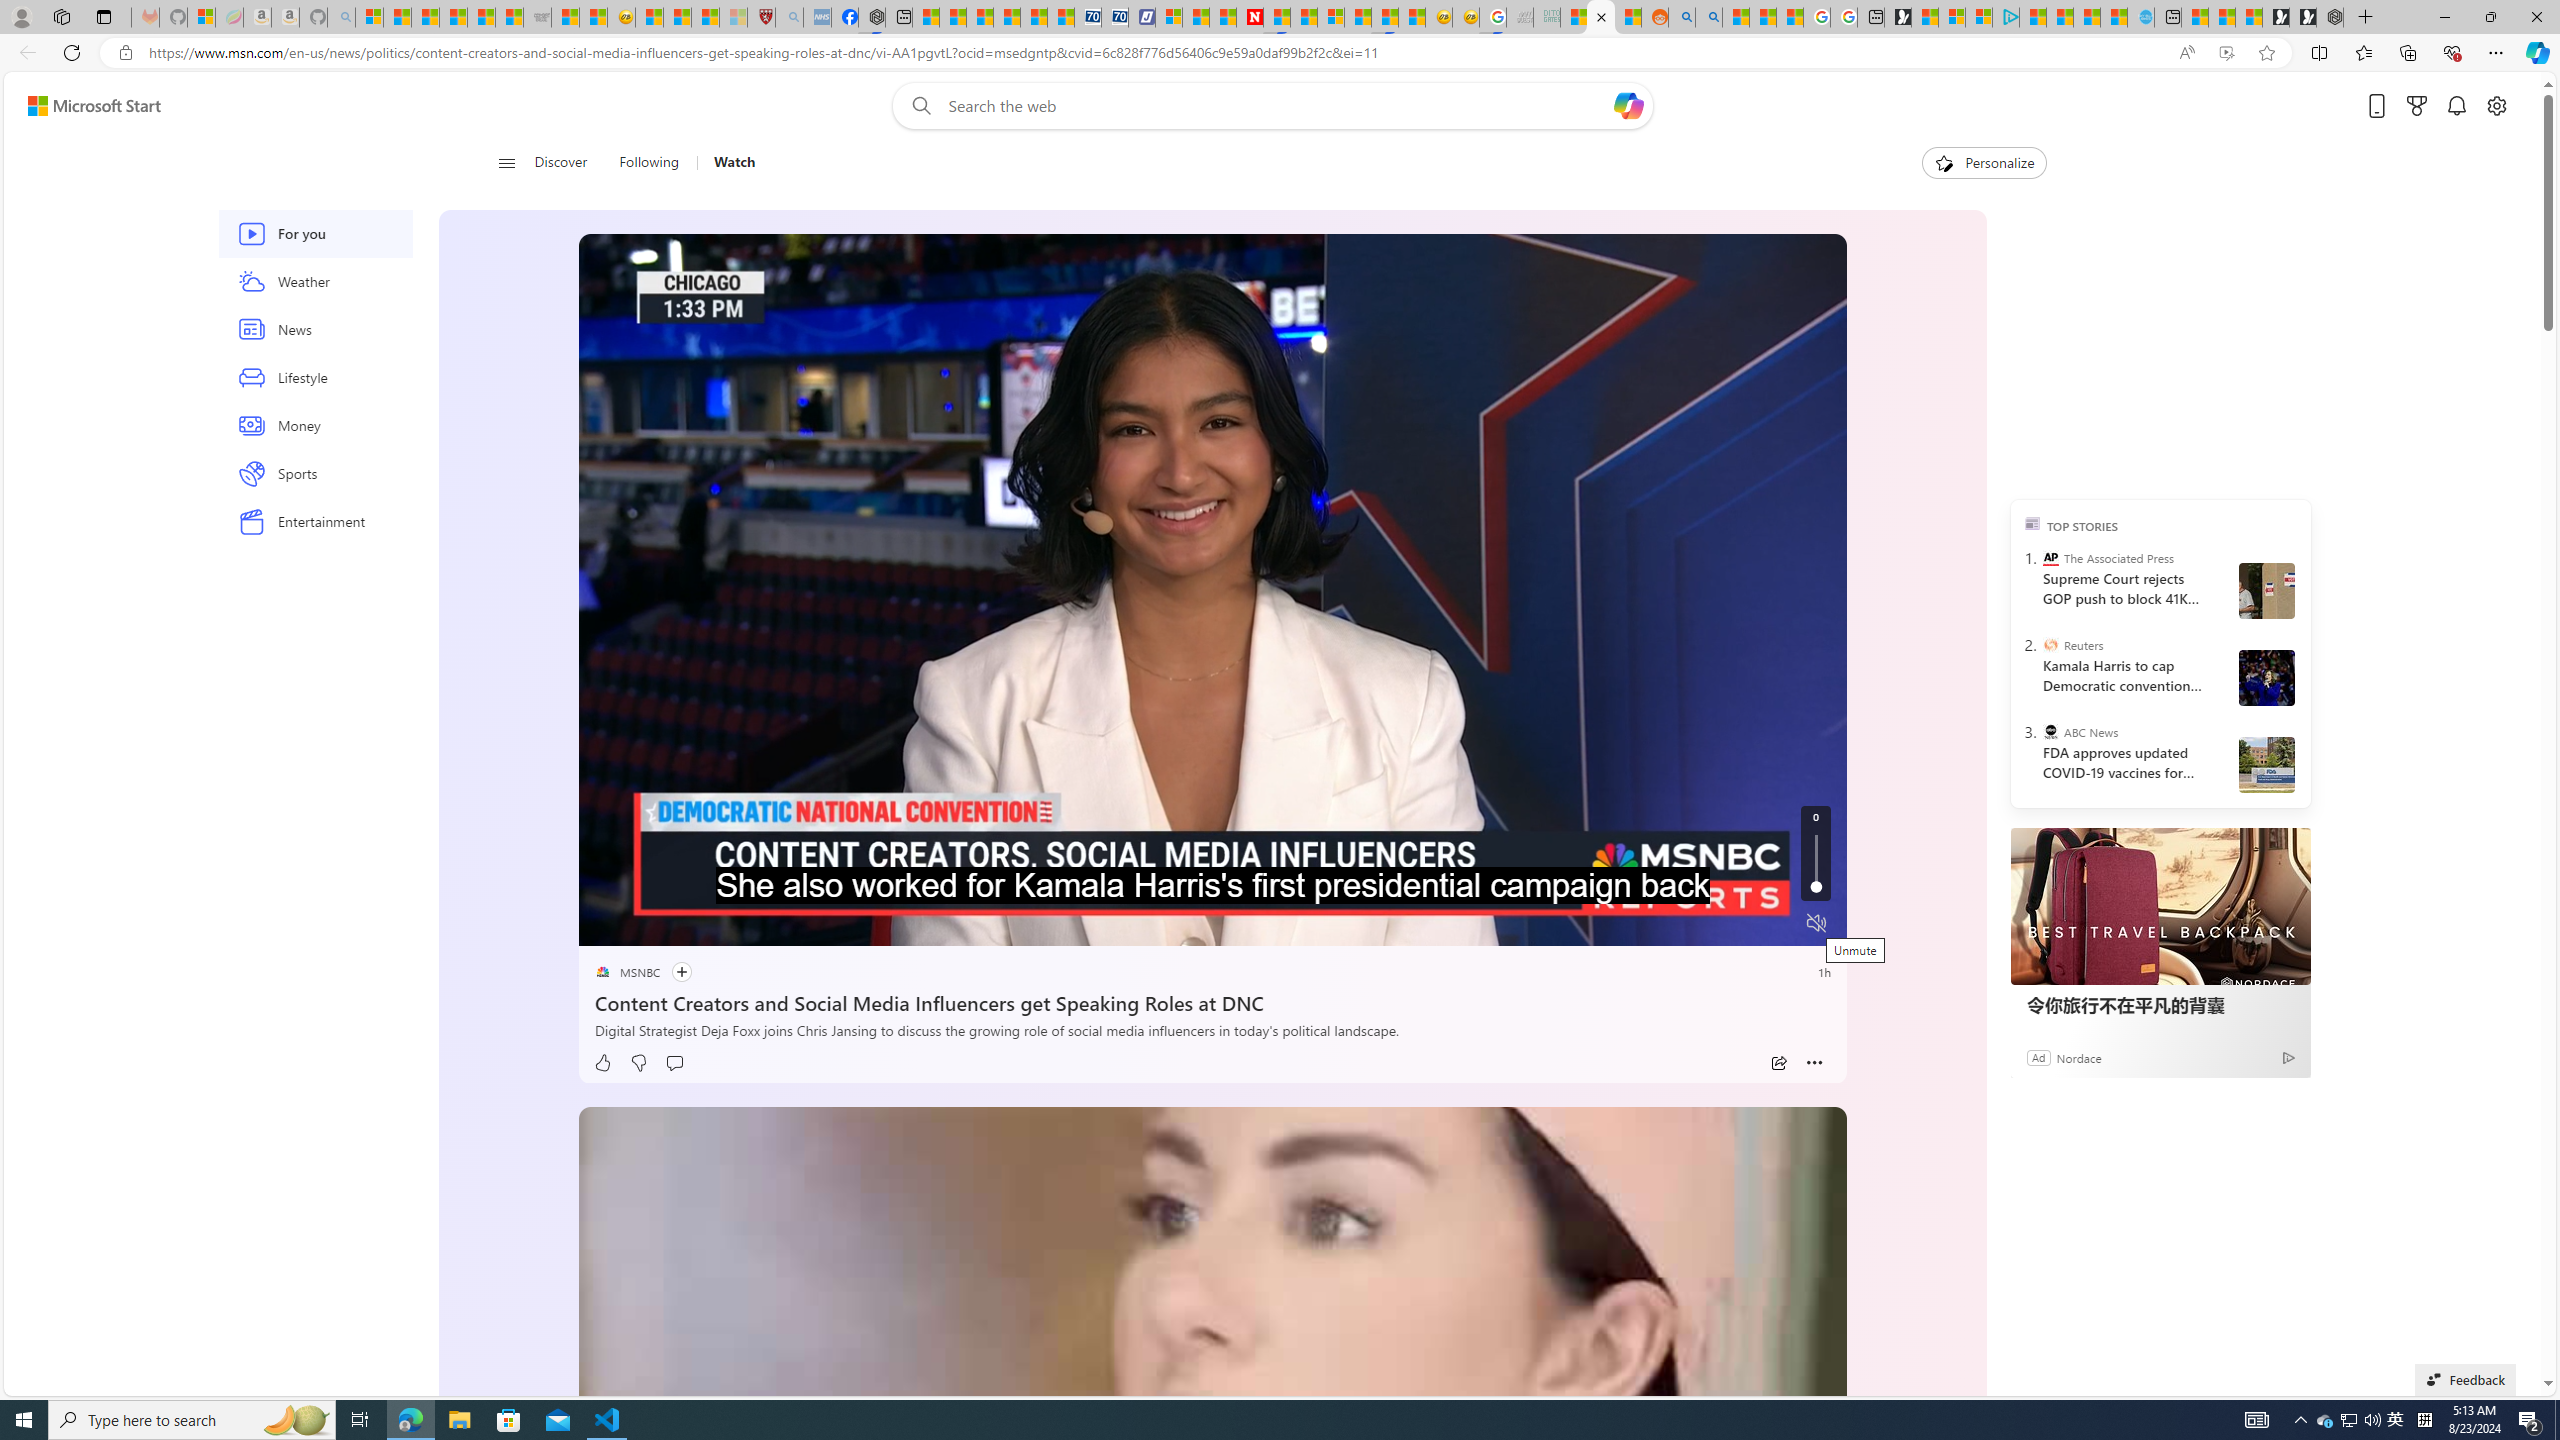 The width and height of the screenshot is (2560, 1440). Describe the element at coordinates (2140, 16) in the screenshot. I see `'Home | Sky Blue Bikes - Sky Blue Bikes'` at that location.